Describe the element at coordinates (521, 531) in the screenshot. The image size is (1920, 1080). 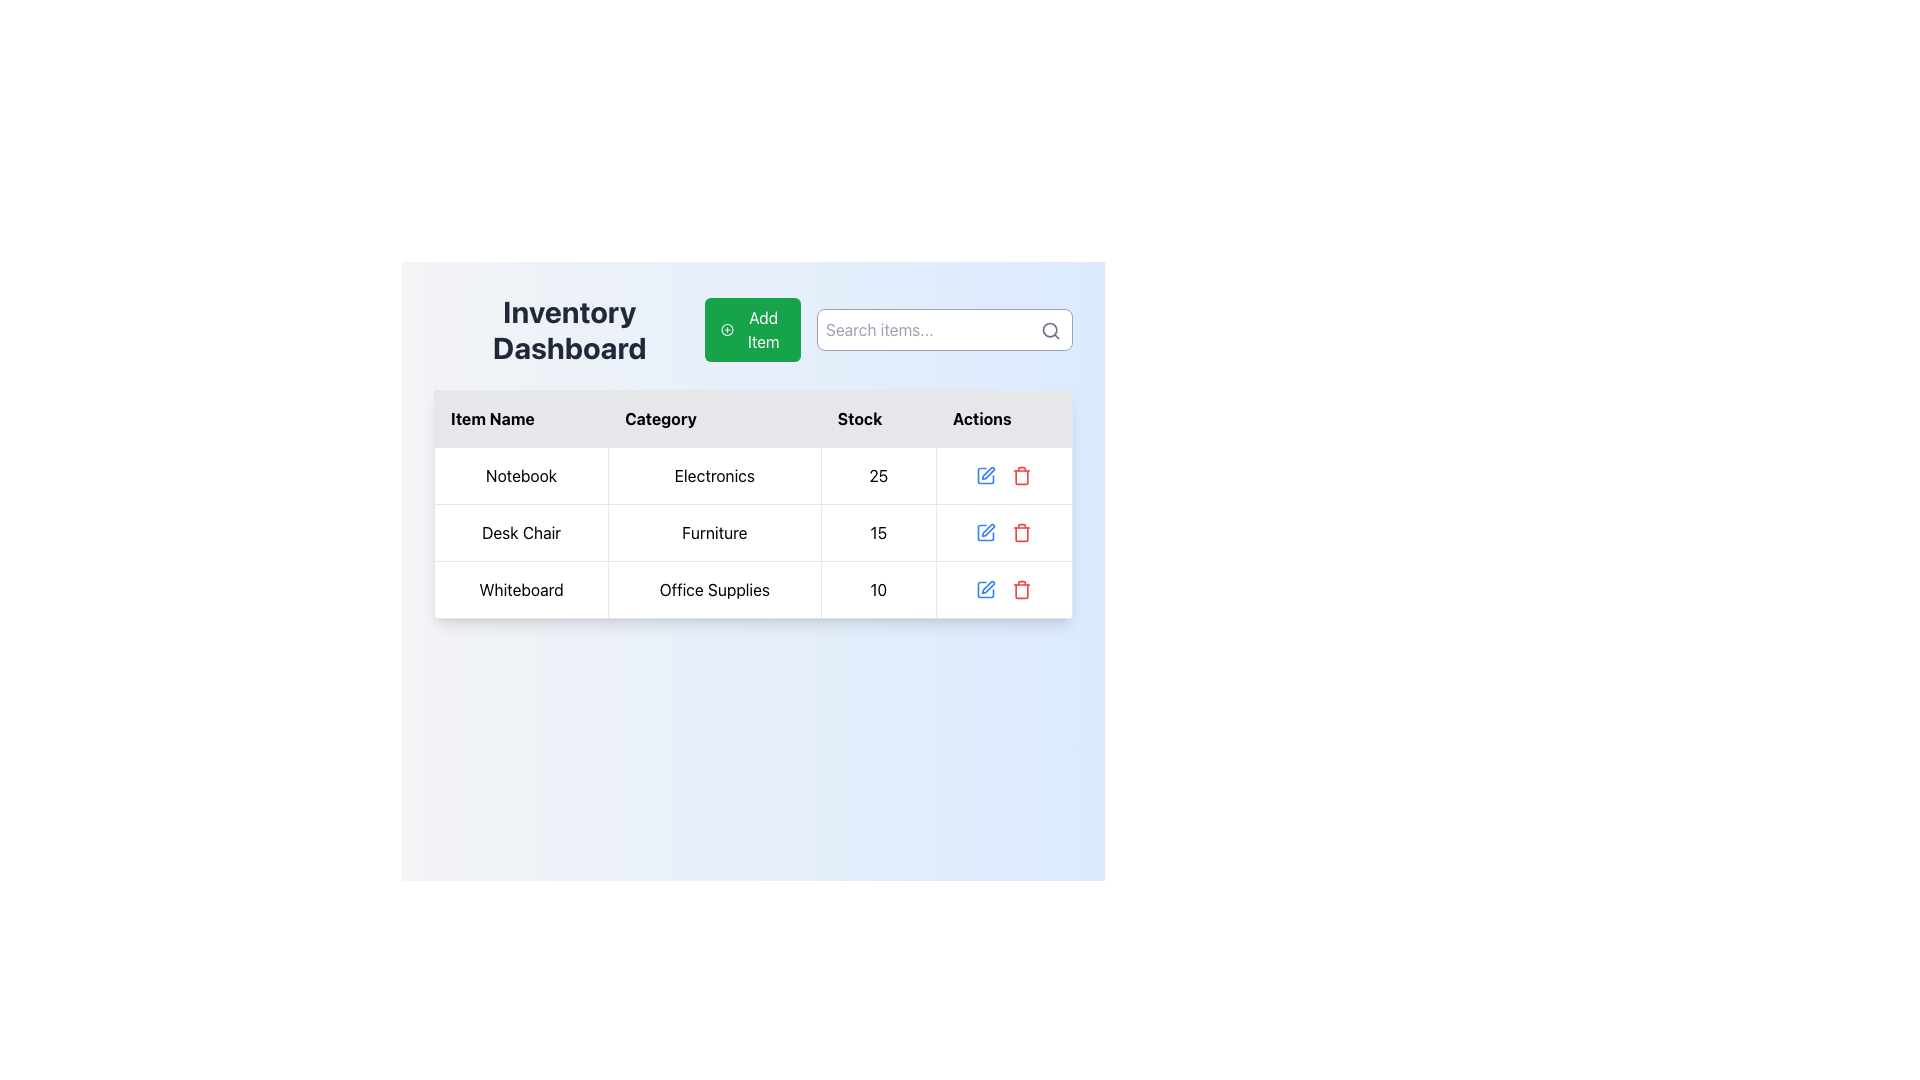
I see `the 'Desk Chair' text label, which is the second row entry in the 'Item Name' column of the table layout` at that location.